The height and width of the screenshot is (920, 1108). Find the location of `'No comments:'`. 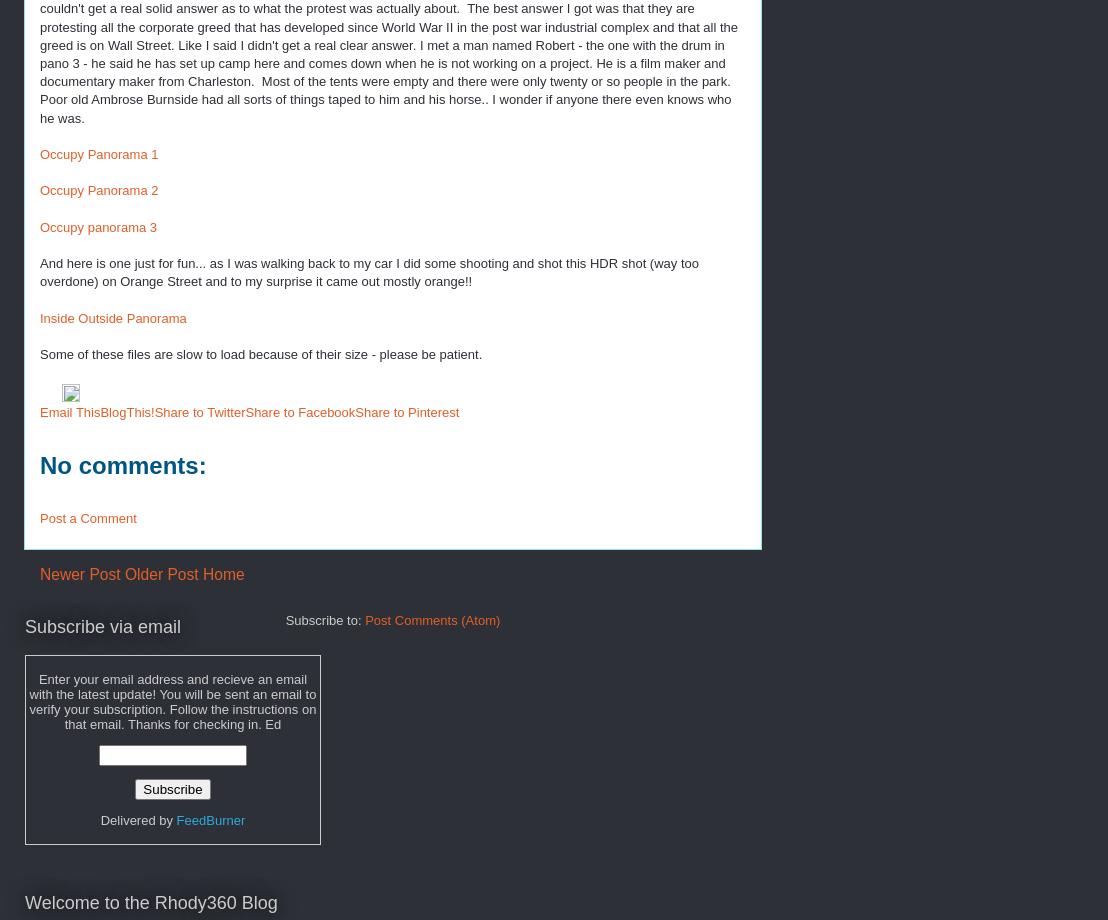

'No comments:' is located at coordinates (39, 464).